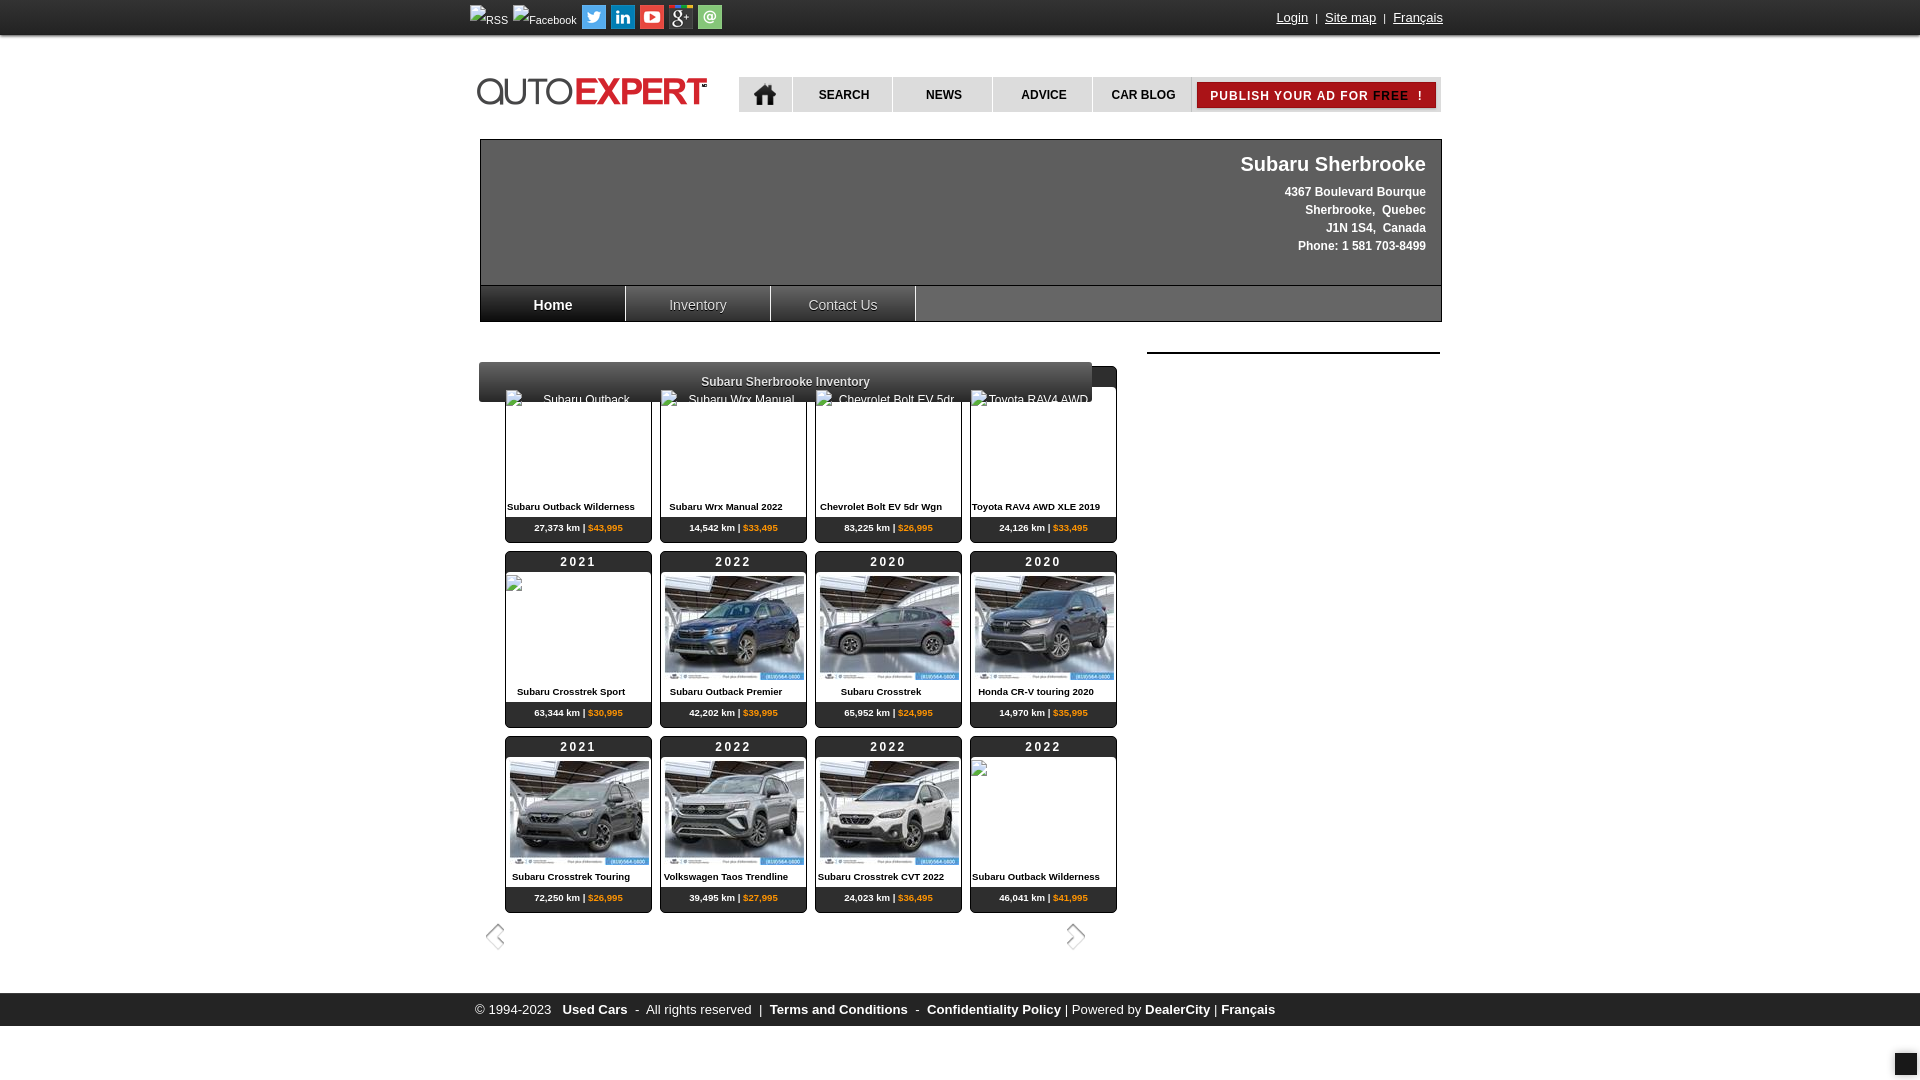  I want to click on 'Home', so click(553, 303).